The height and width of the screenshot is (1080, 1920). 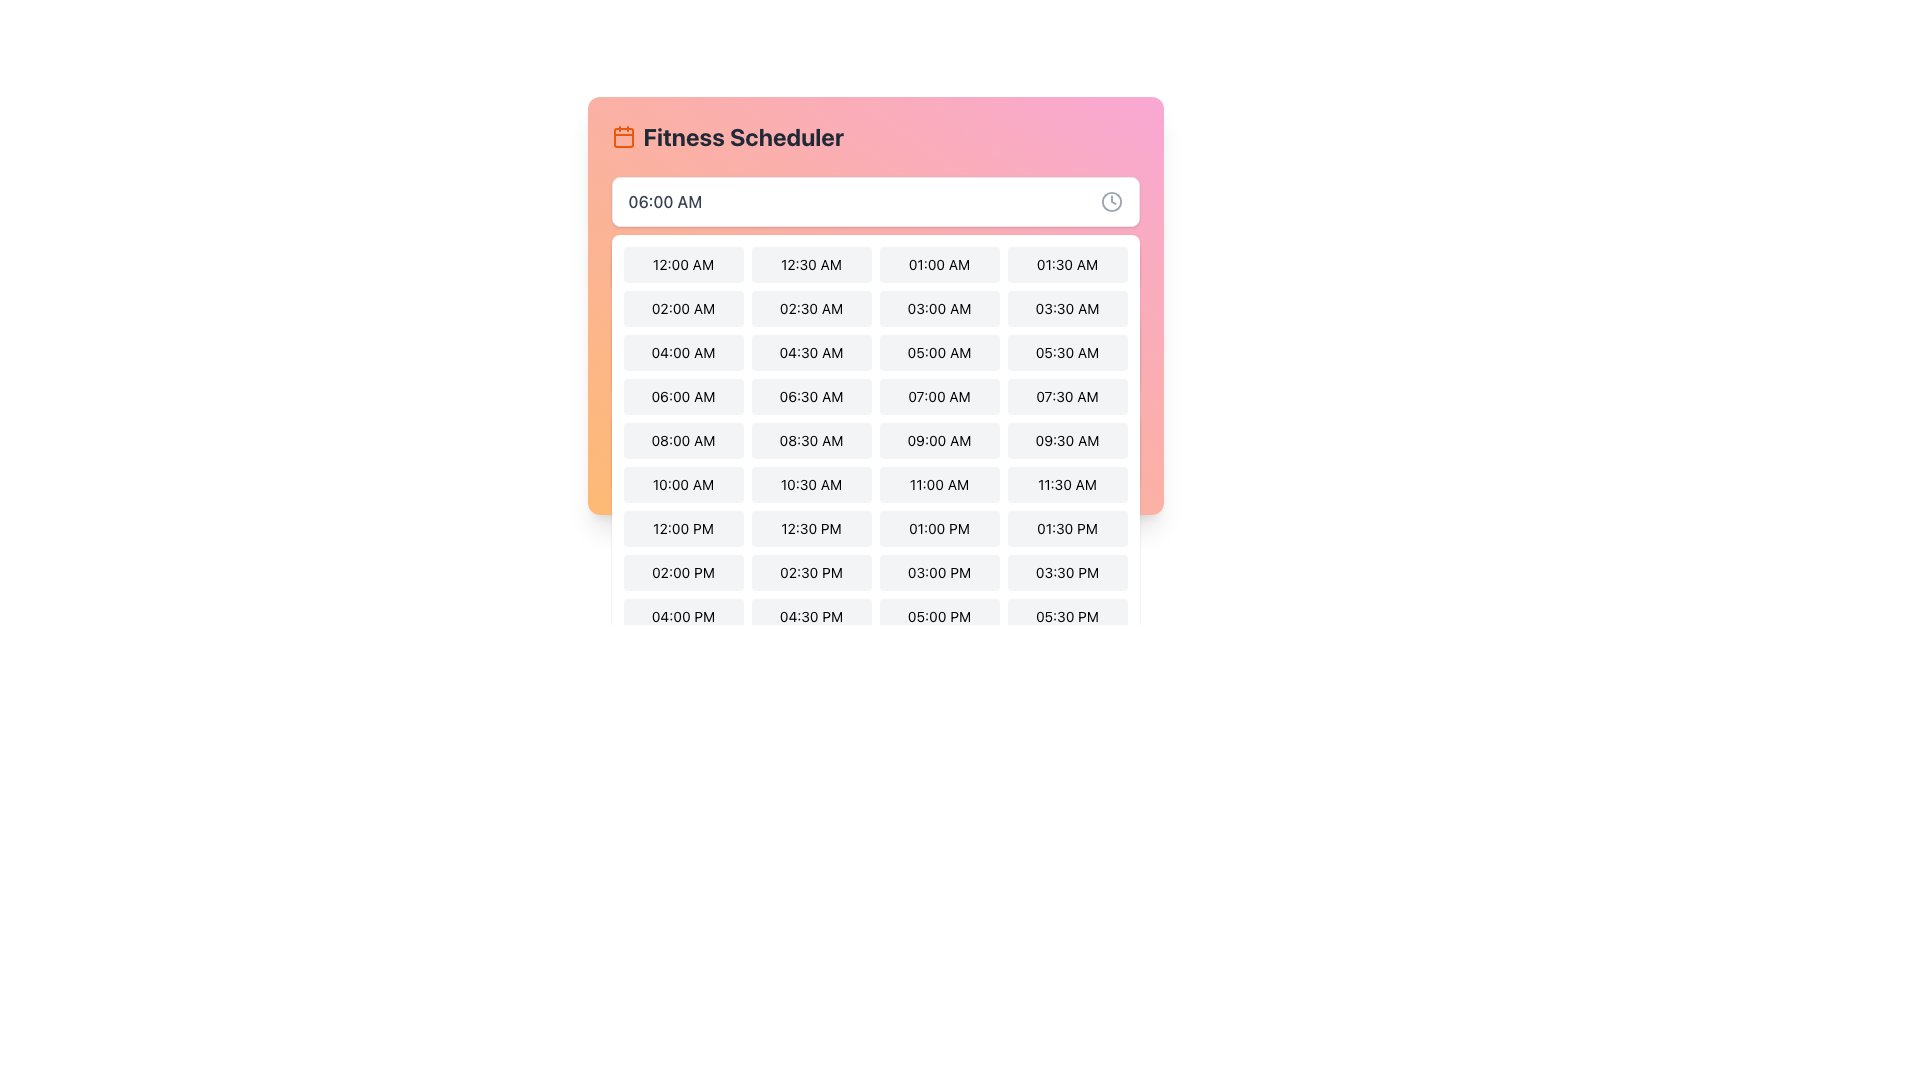 I want to click on the rectangular button displaying '02:30 AM' to change its background color to light pink, so click(x=811, y=308).